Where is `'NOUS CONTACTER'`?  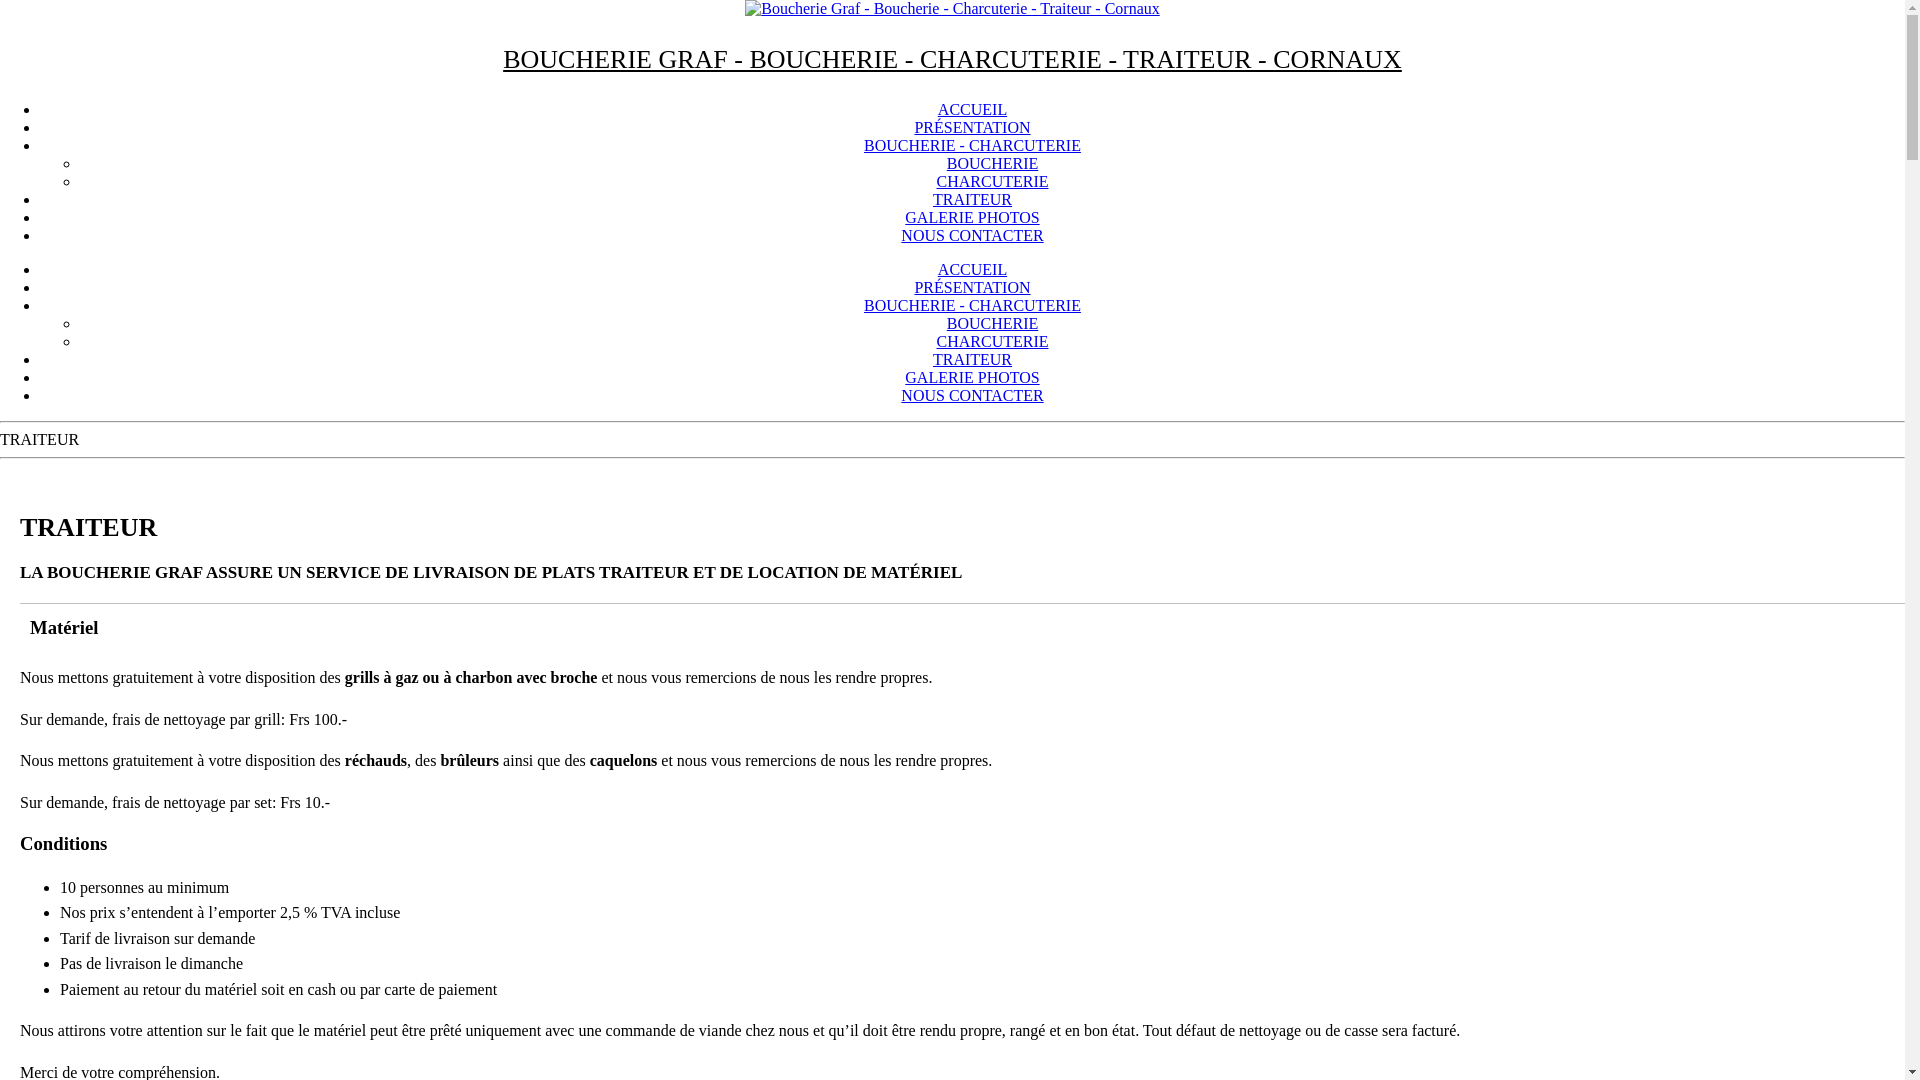 'NOUS CONTACTER' is located at coordinates (900, 395).